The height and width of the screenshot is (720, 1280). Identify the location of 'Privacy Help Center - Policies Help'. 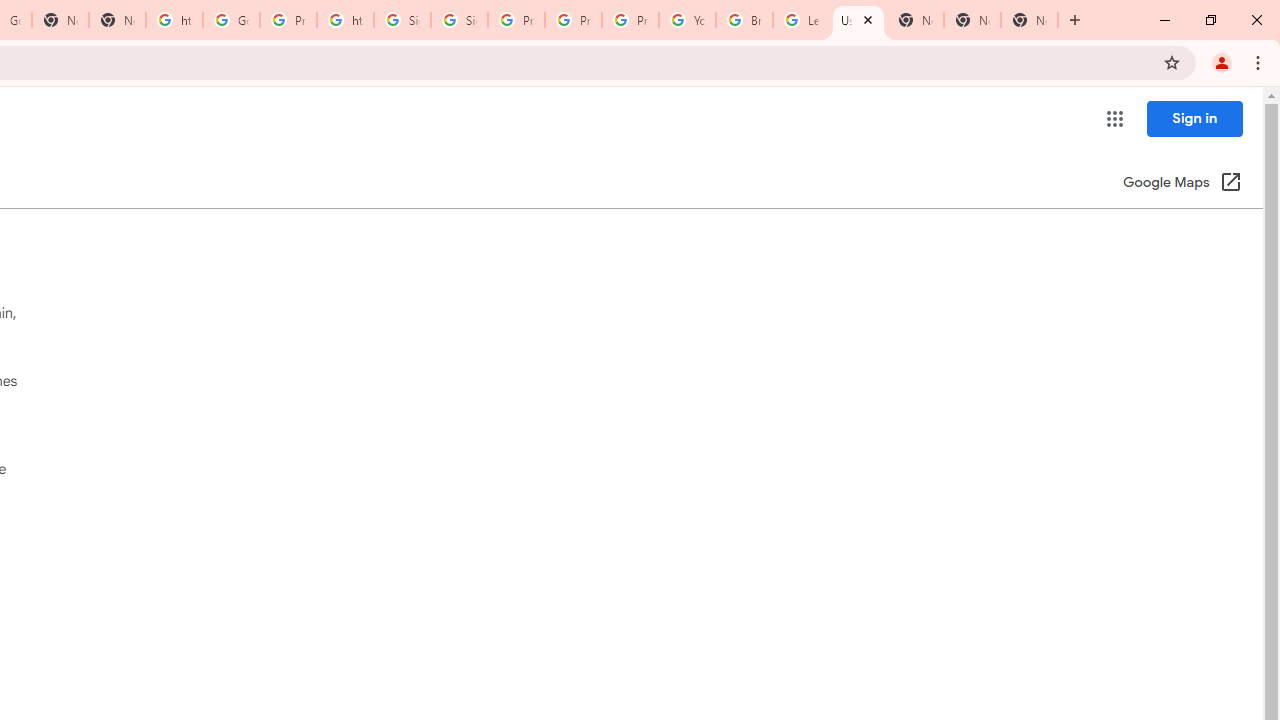
(572, 20).